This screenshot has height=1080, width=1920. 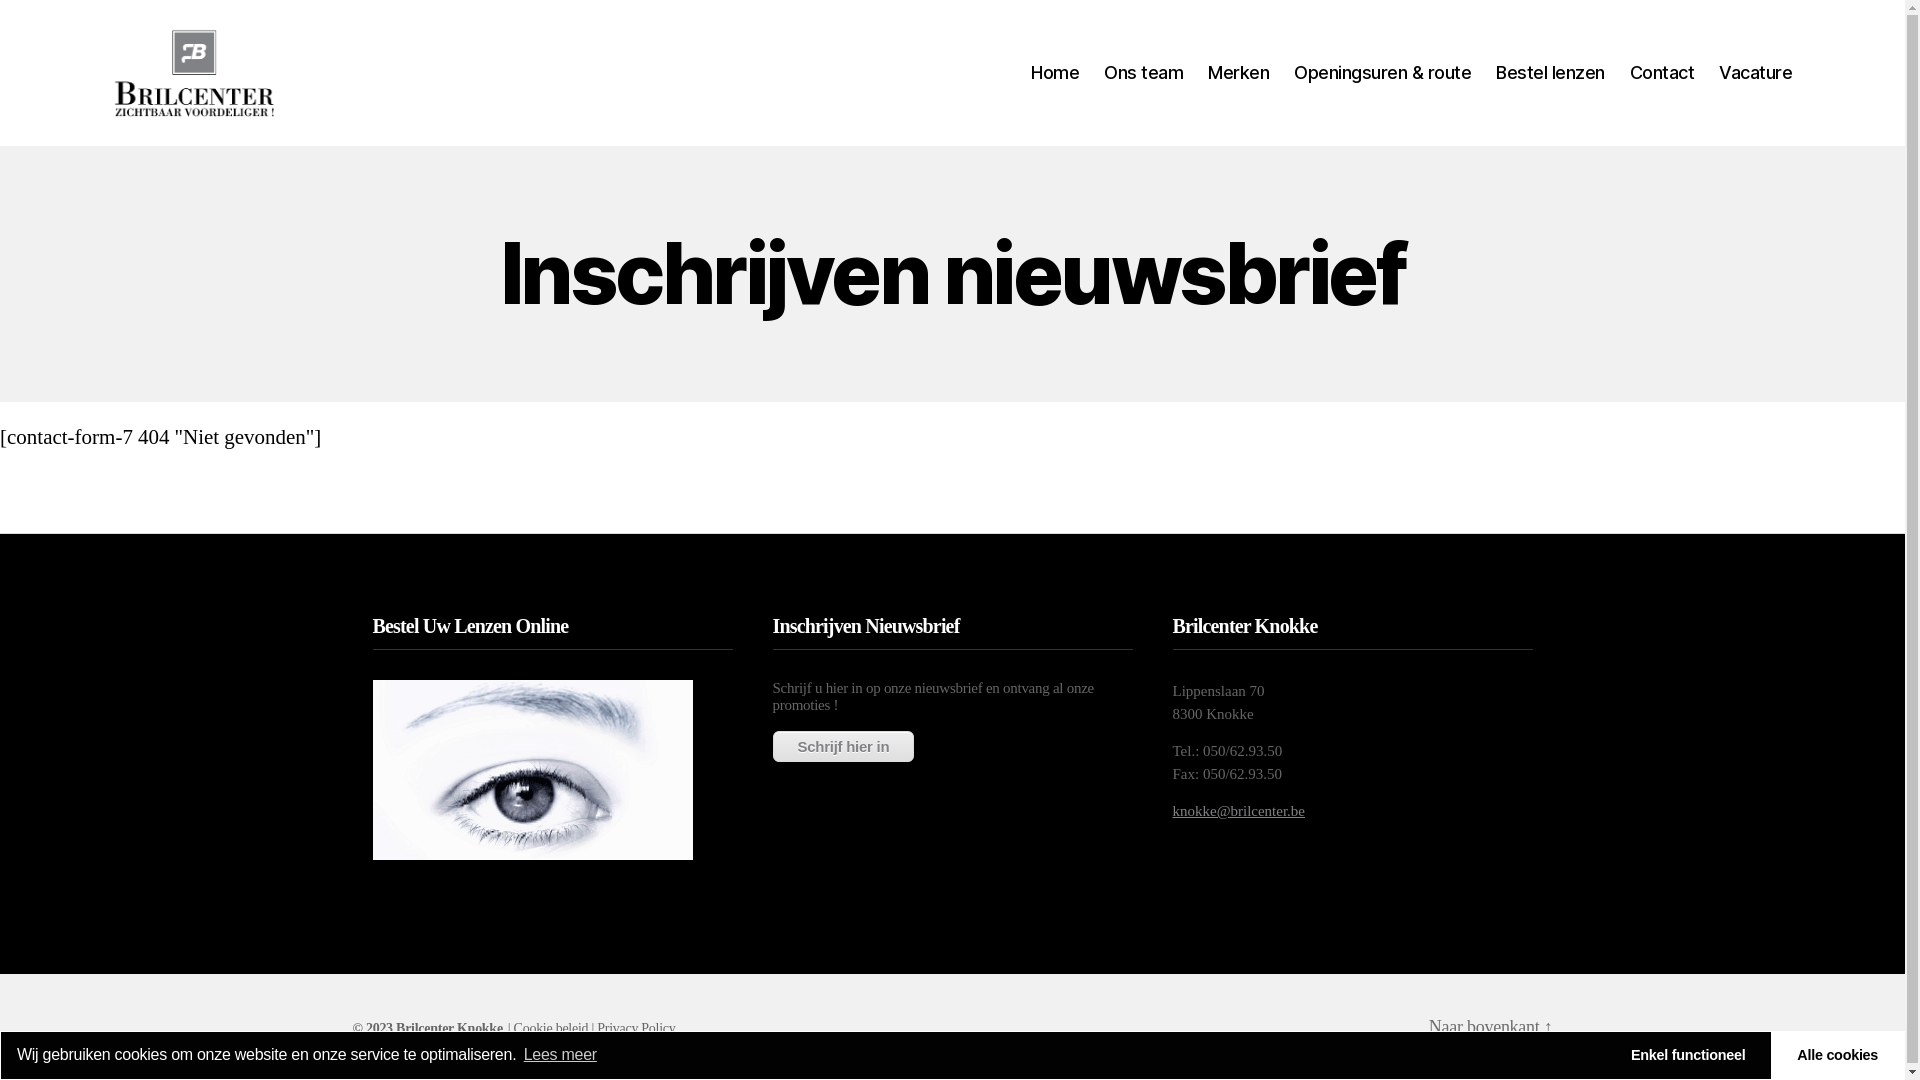 What do you see at coordinates (1103, 72) in the screenshot?
I see `'Ons team'` at bounding box center [1103, 72].